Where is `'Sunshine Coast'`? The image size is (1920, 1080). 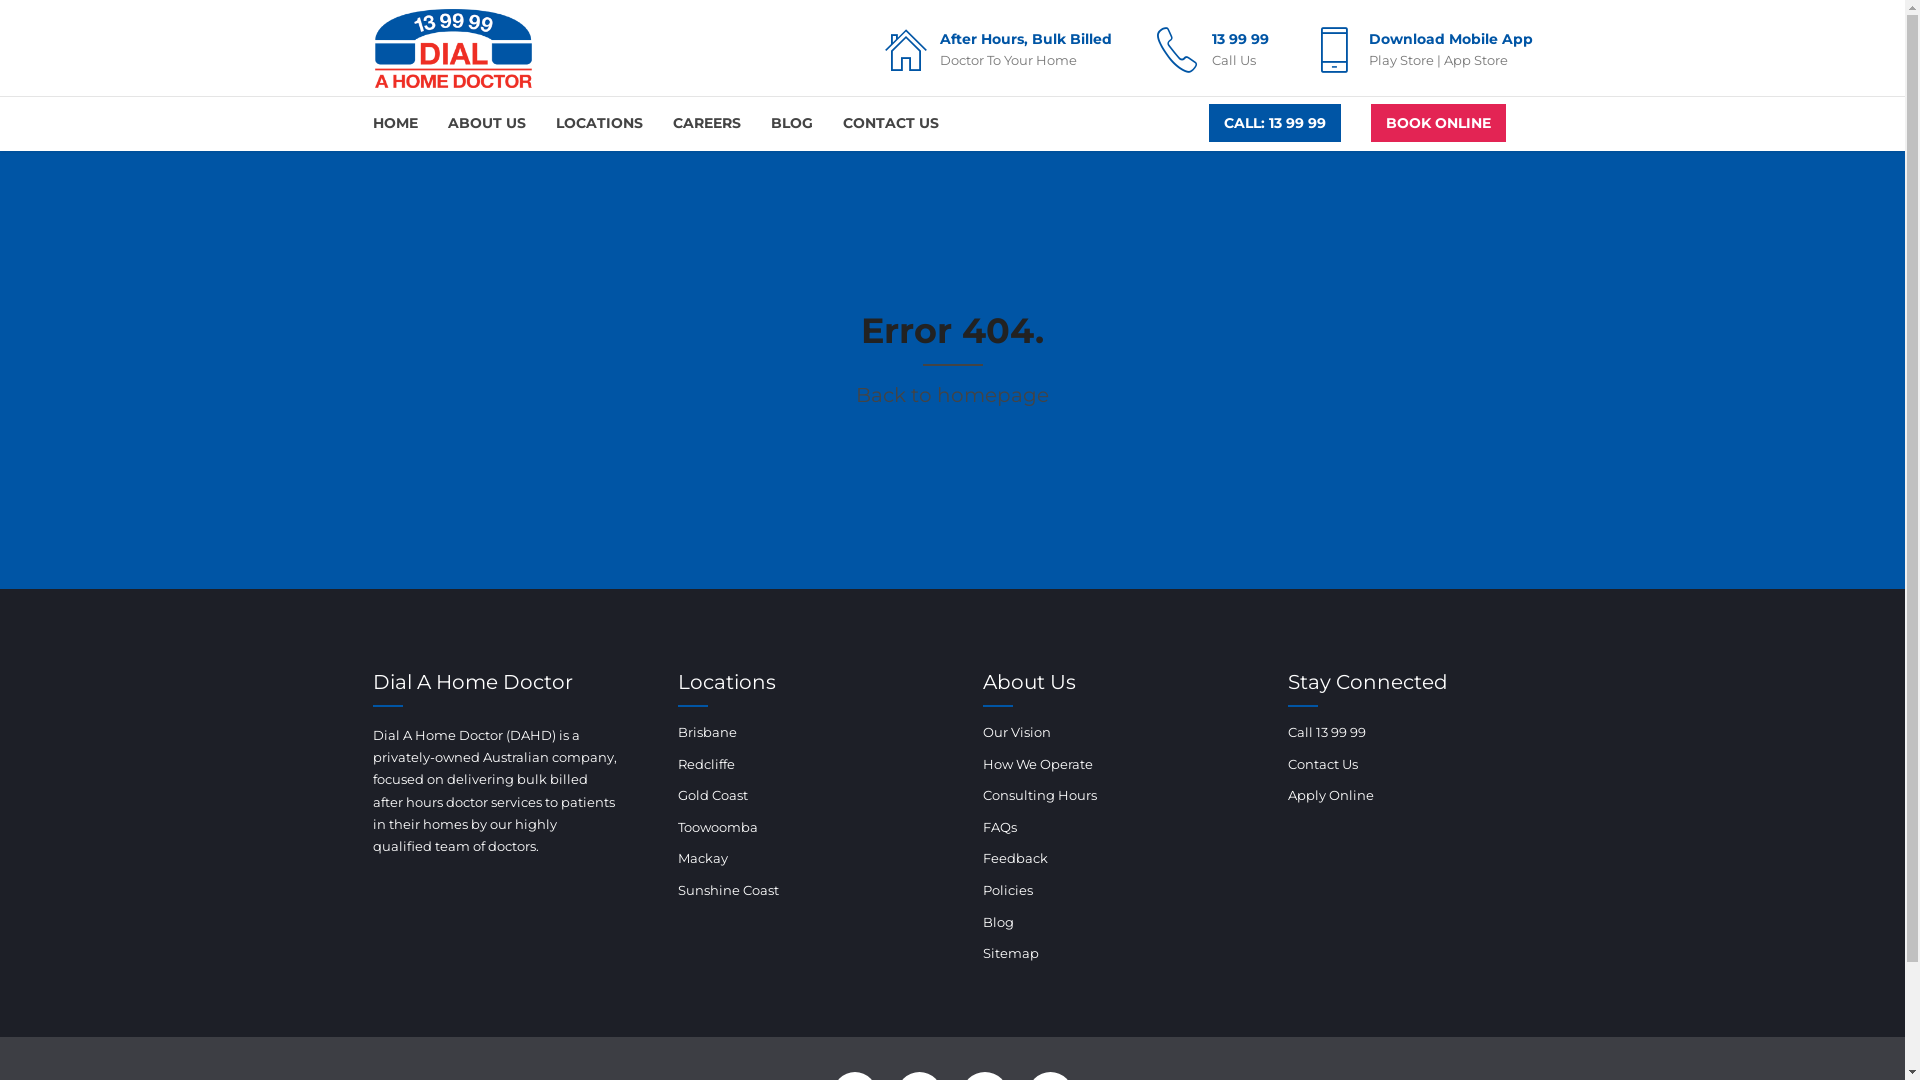
'Sunshine Coast' is located at coordinates (727, 889).